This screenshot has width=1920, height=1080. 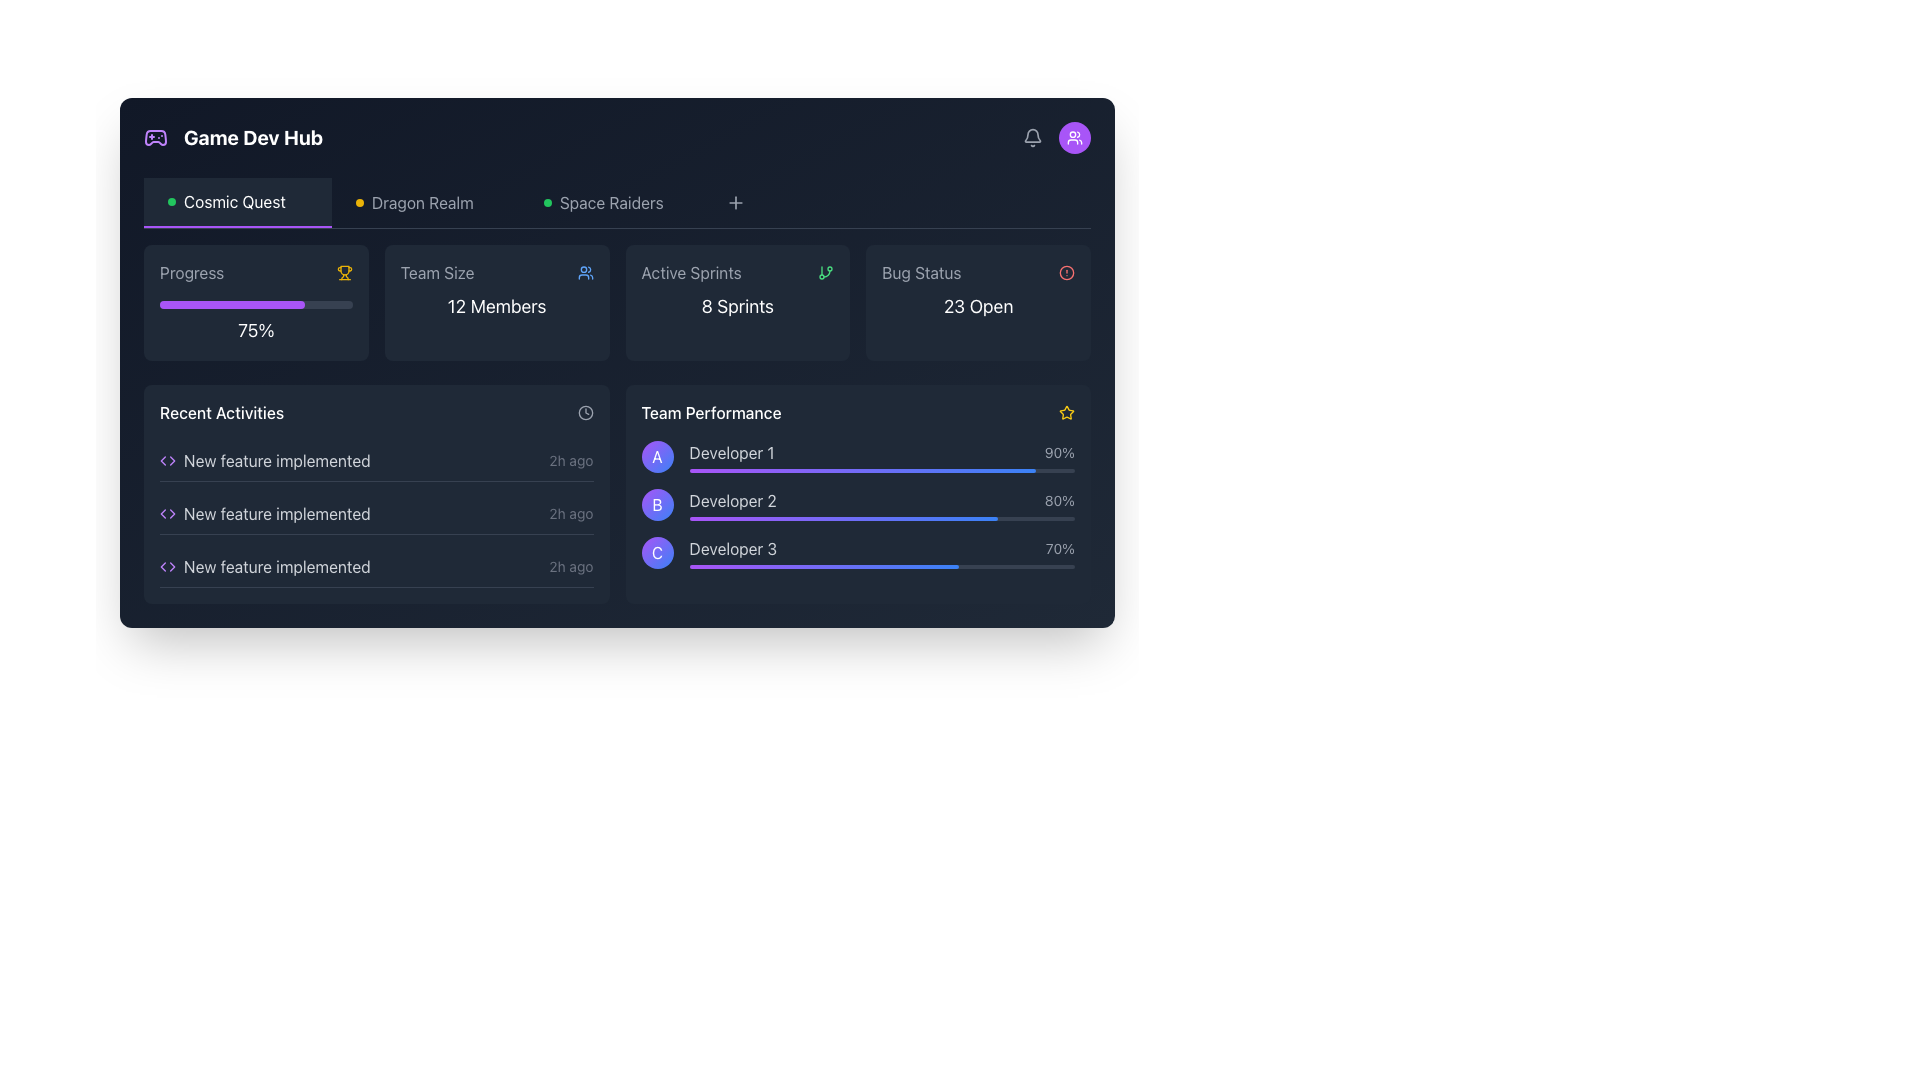 What do you see at coordinates (421, 203) in the screenshot?
I see `the Text label that serves as a navigational reference within the horizontal bar, located between 'Cosmic Quest' and 'Space Raiders'` at bounding box center [421, 203].